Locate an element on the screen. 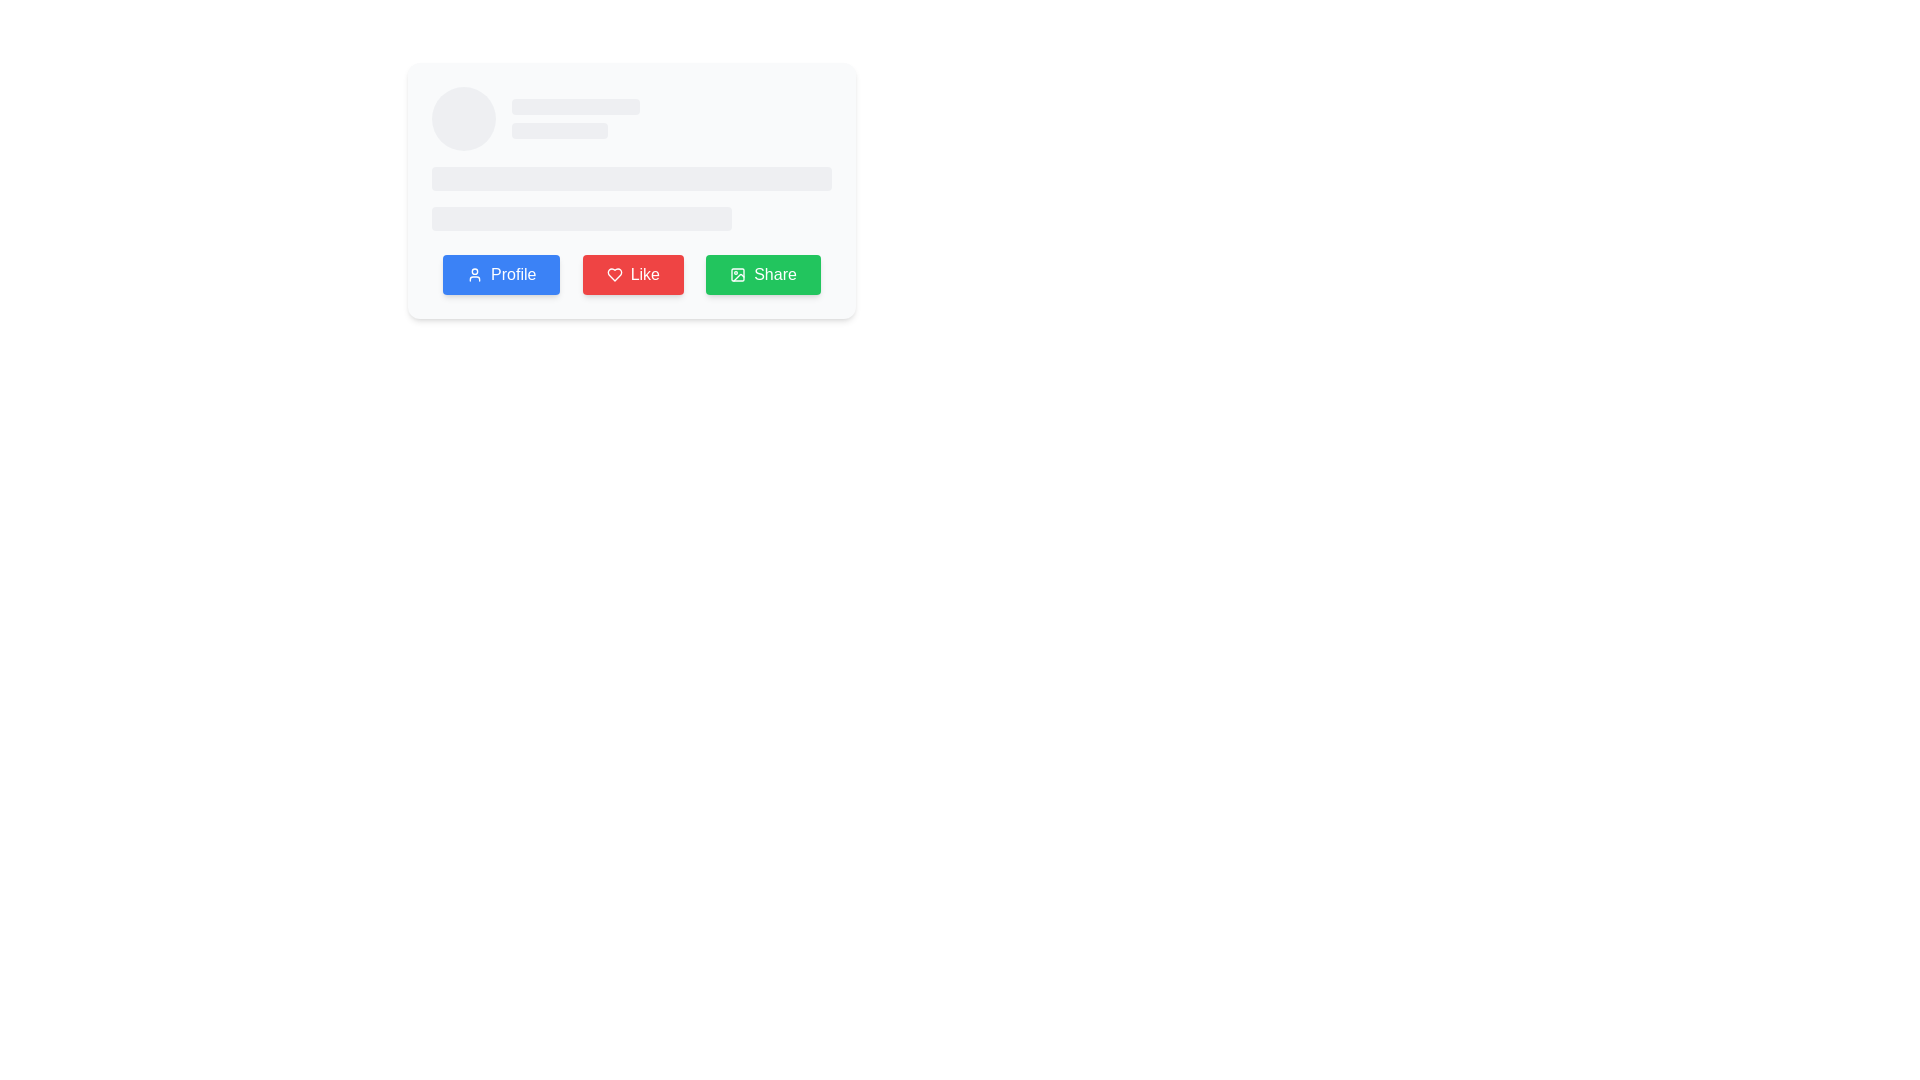 The image size is (1920, 1080). the Placeholder bar, which is a horizontal rectangular bar with a light gray background and rounded corners, located in the upper-middle region of the interface is located at coordinates (631, 177).